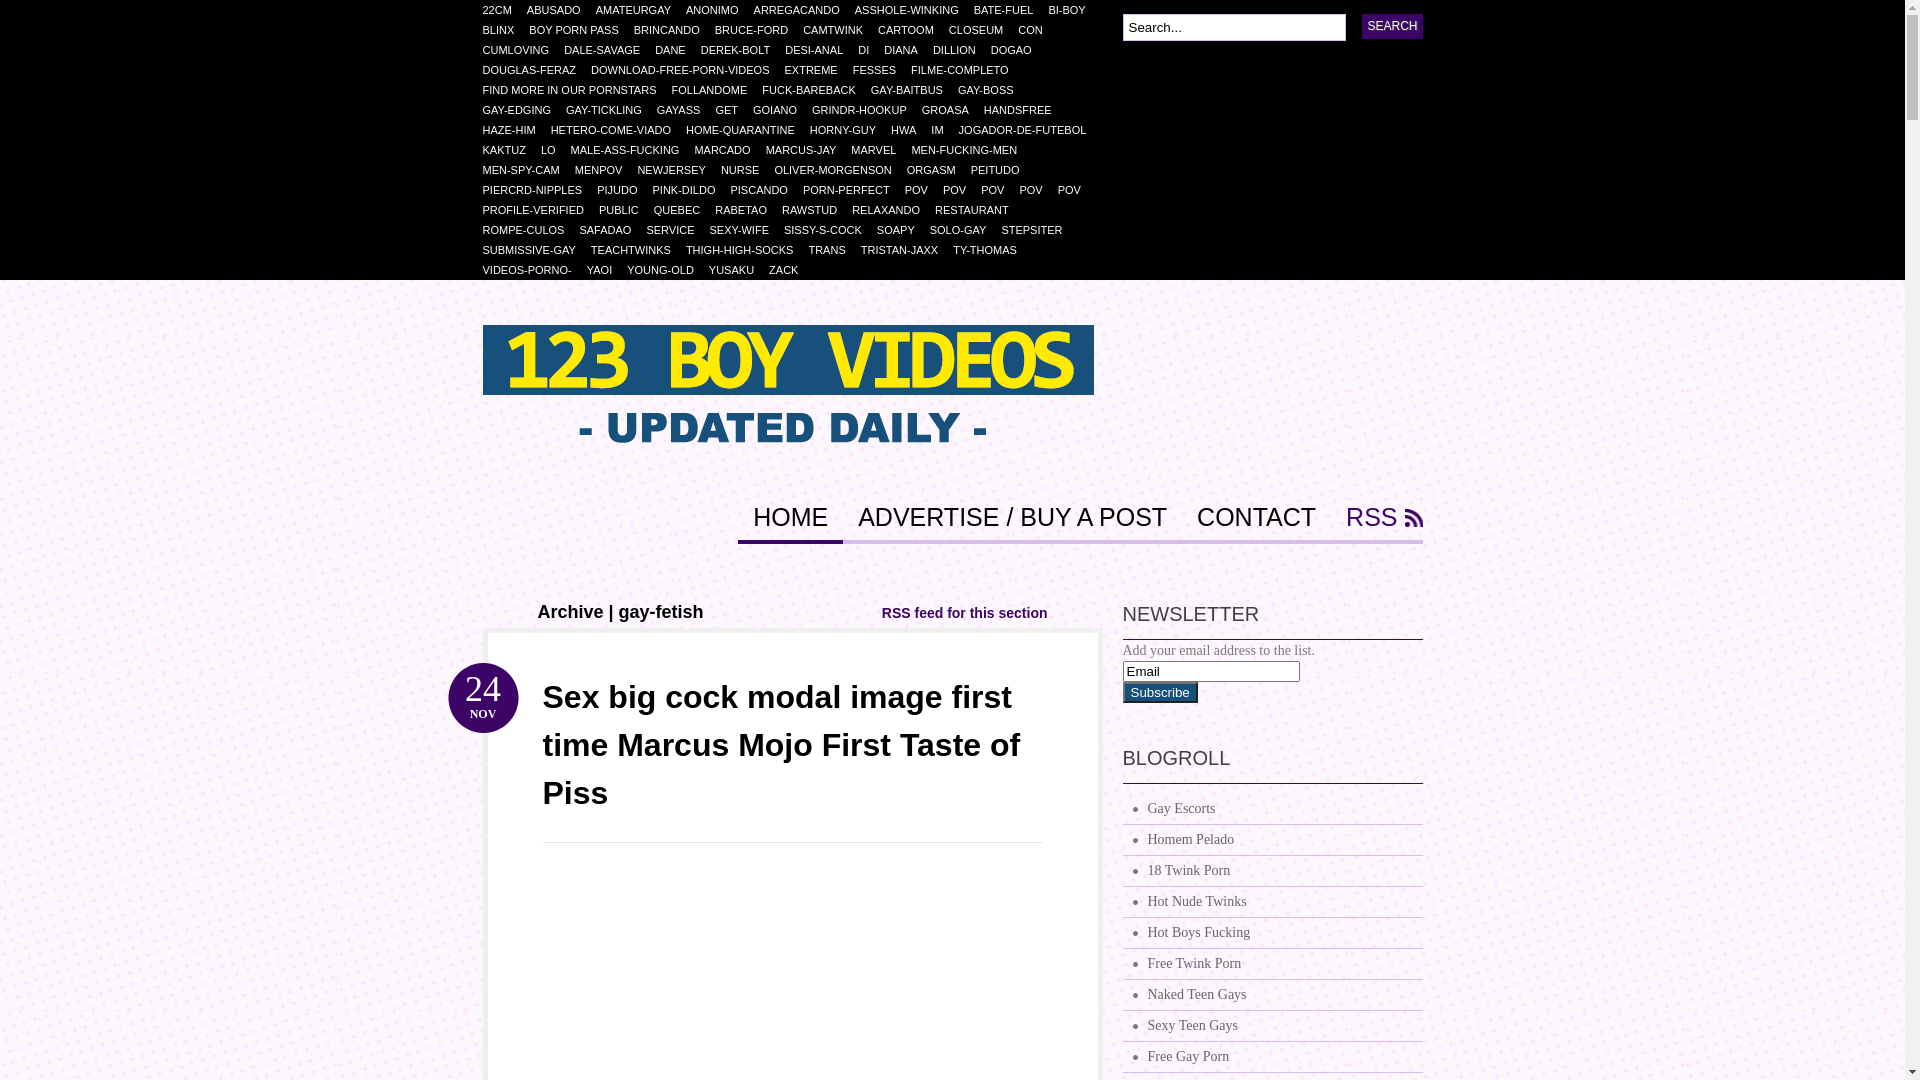 This screenshot has width=1920, height=1080. What do you see at coordinates (617, 130) in the screenshot?
I see `'HETERO-COME-VIADO'` at bounding box center [617, 130].